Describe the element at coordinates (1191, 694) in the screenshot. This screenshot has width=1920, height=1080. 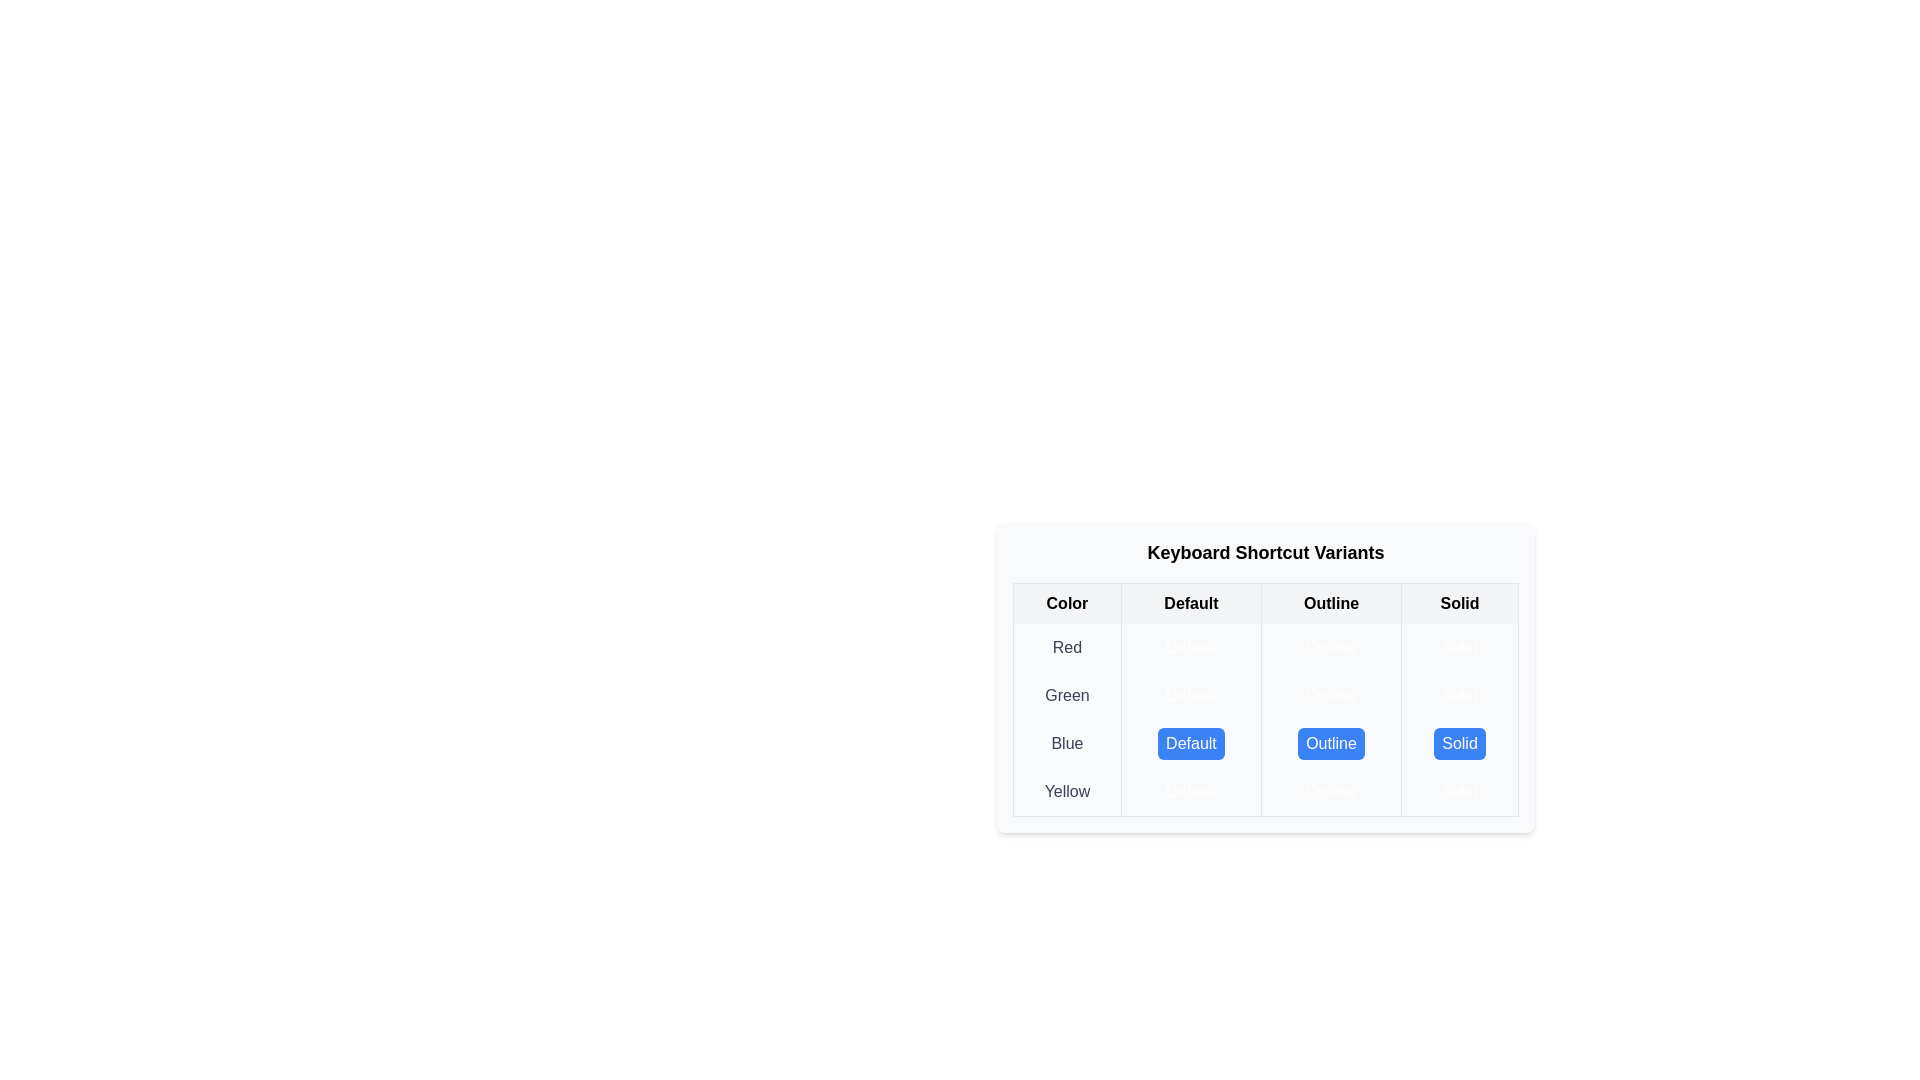
I see `the button labeled 'Default' with a green background located in the second row and second column of the table` at that location.